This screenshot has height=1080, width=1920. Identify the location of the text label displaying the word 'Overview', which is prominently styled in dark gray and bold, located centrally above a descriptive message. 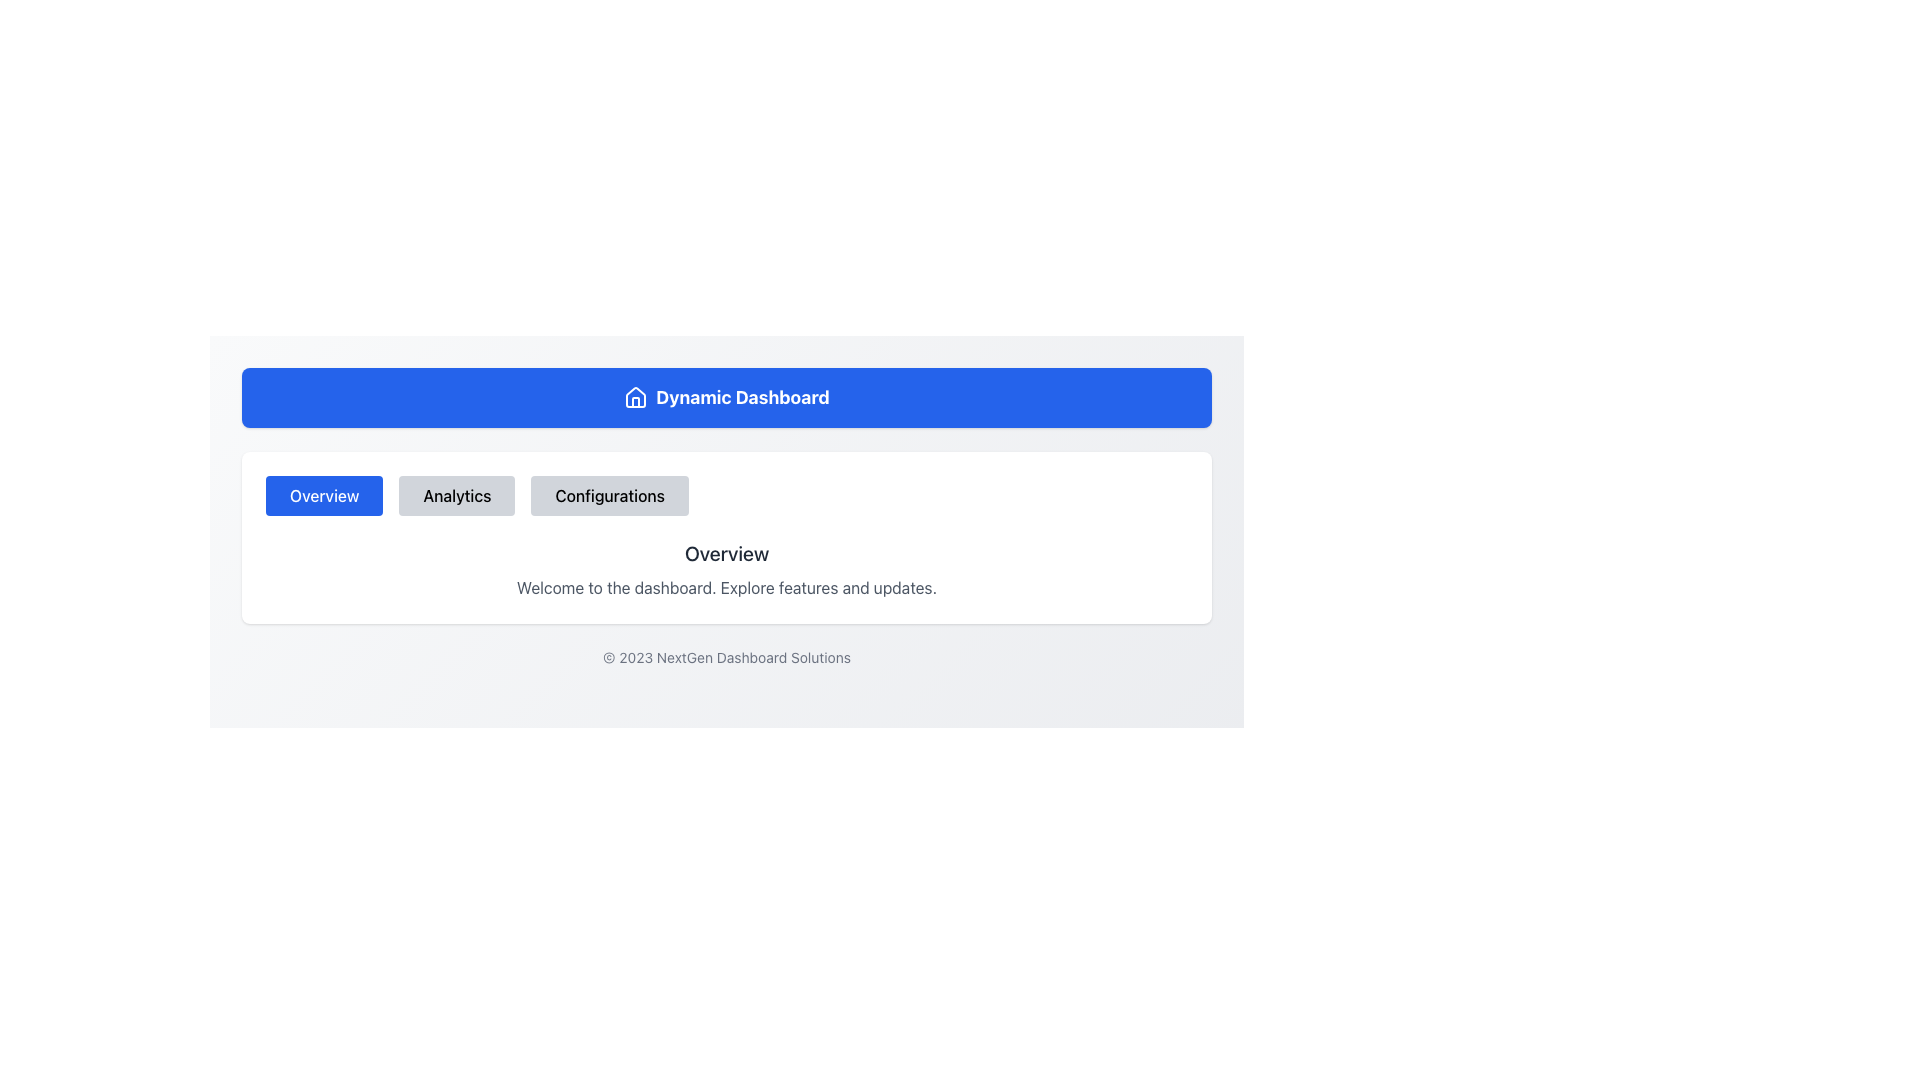
(725, 554).